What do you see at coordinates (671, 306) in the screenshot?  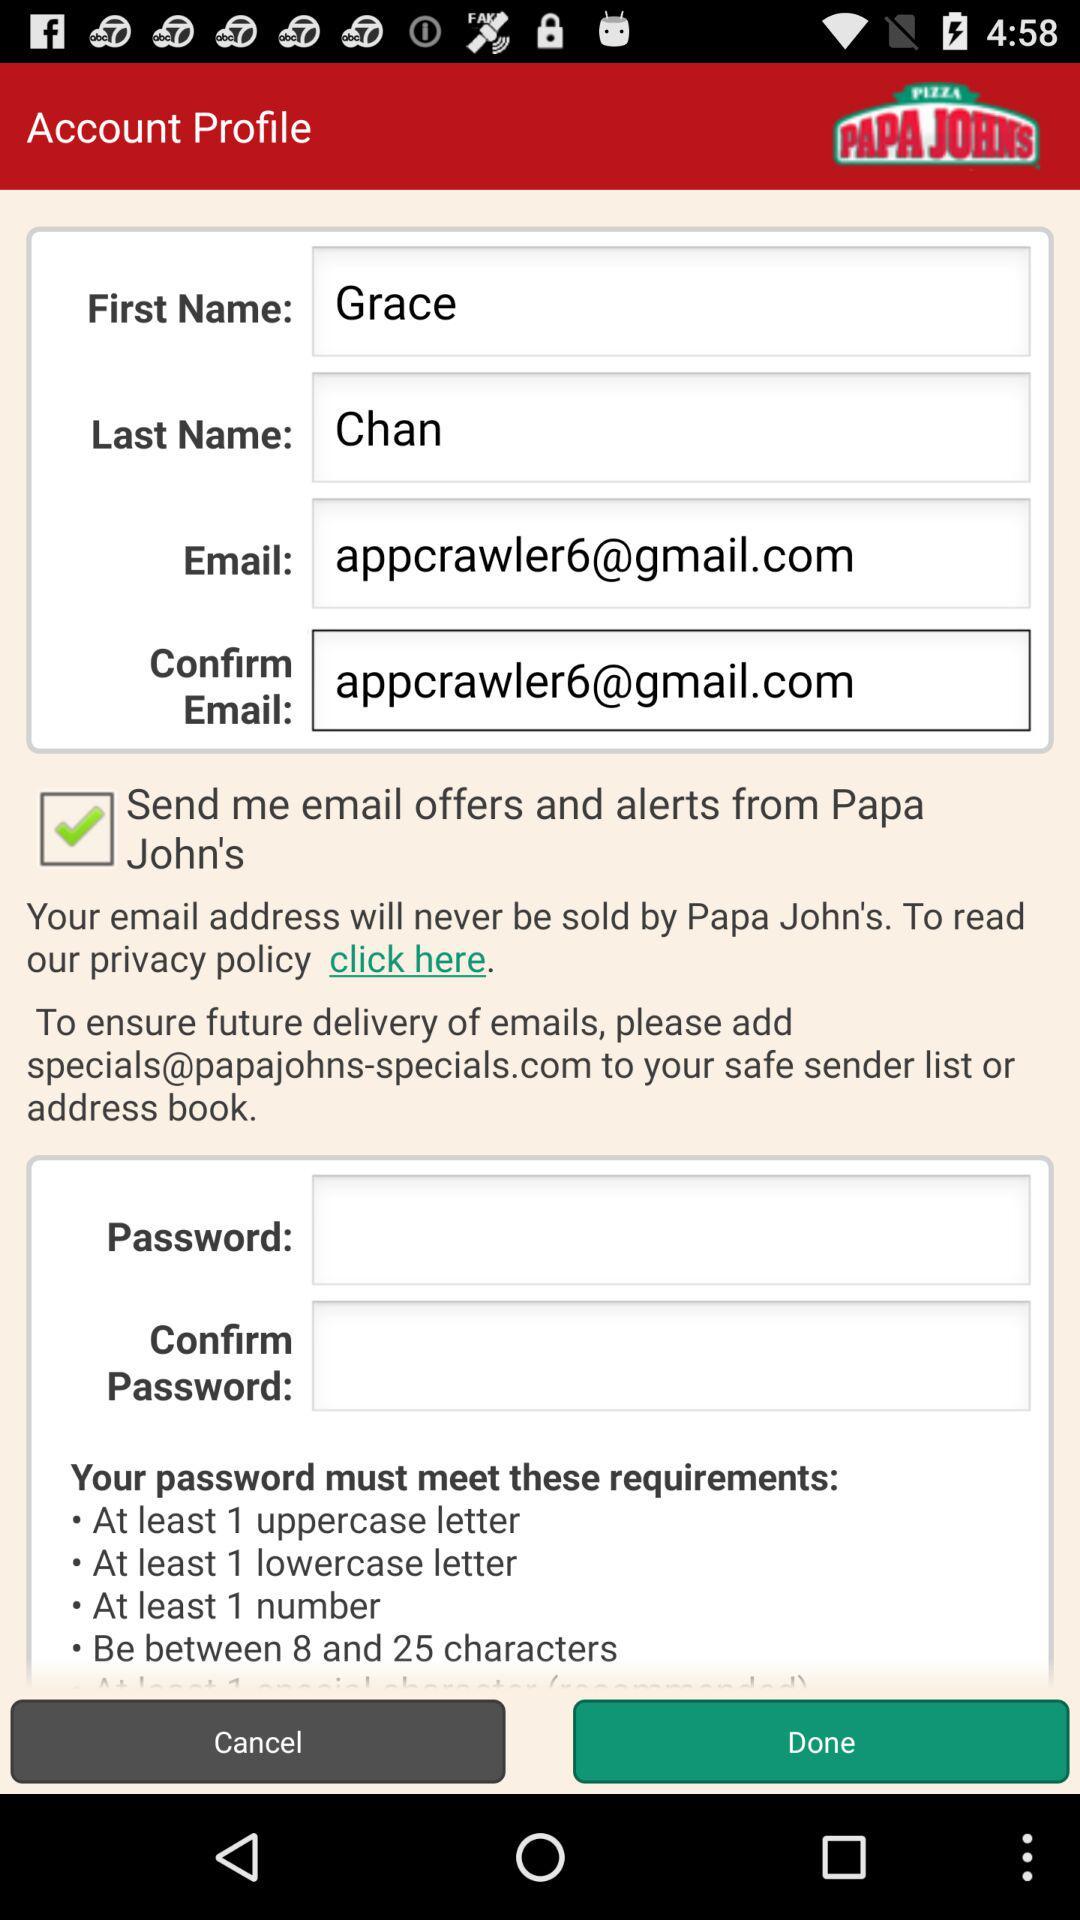 I see `icon to the right of first name: item` at bounding box center [671, 306].